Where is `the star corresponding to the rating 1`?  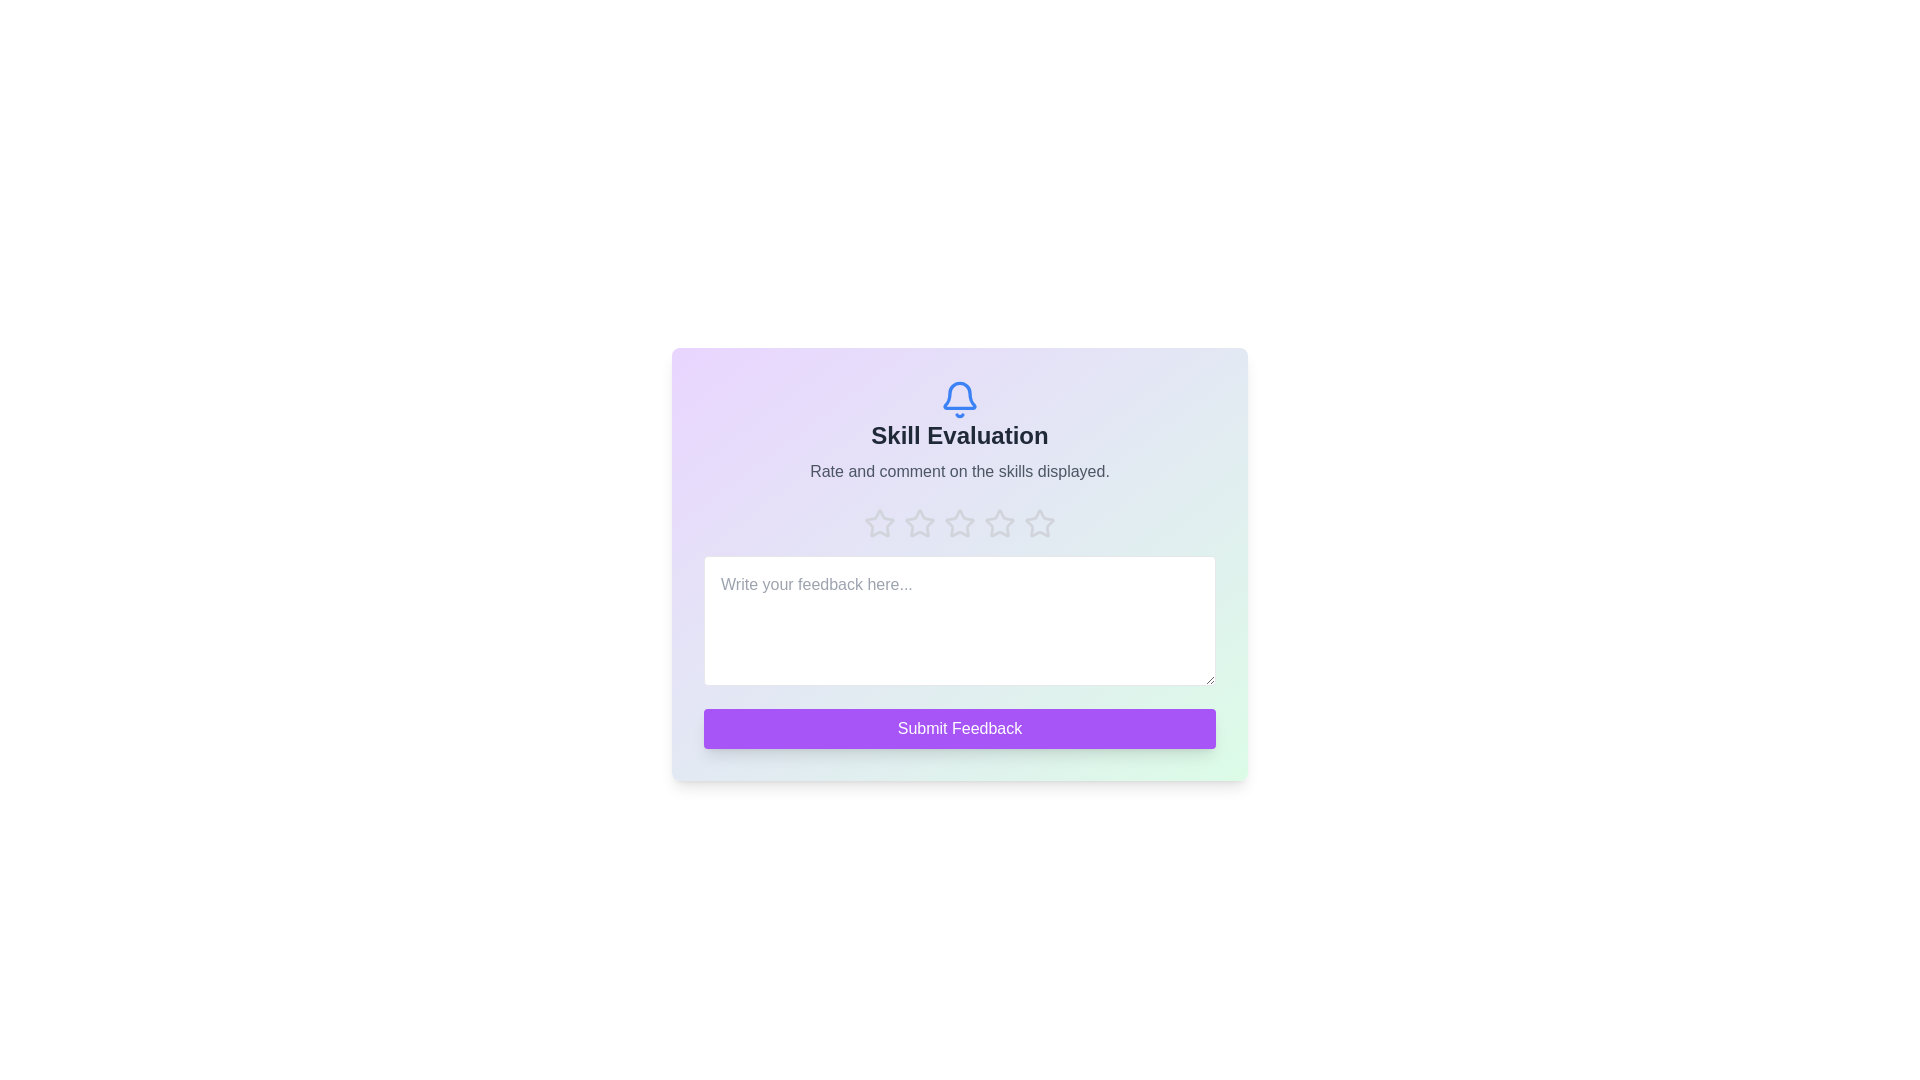 the star corresponding to the rating 1 is located at coordinates (879, 523).